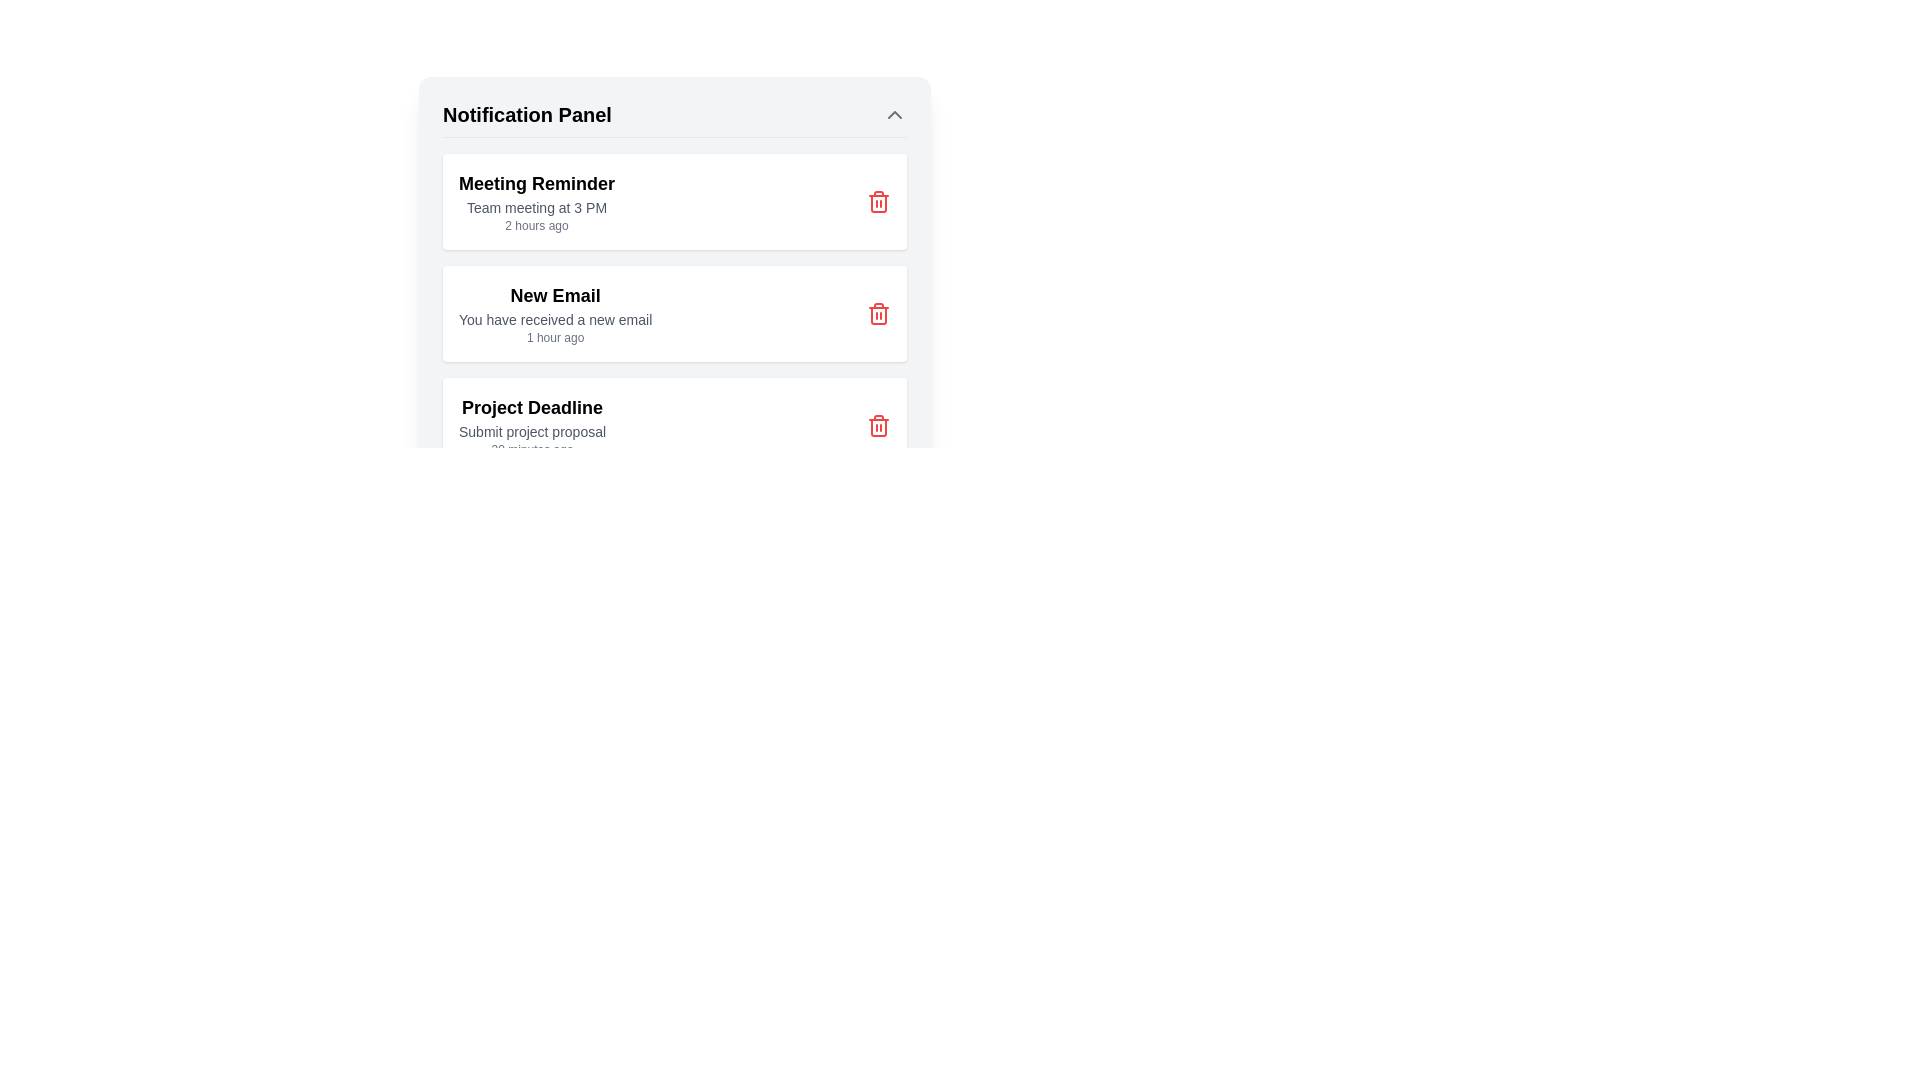  What do you see at coordinates (537, 208) in the screenshot?
I see `informational text located within the 'Meeting Reminder' notification, positioned below the heading and above the subtext` at bounding box center [537, 208].